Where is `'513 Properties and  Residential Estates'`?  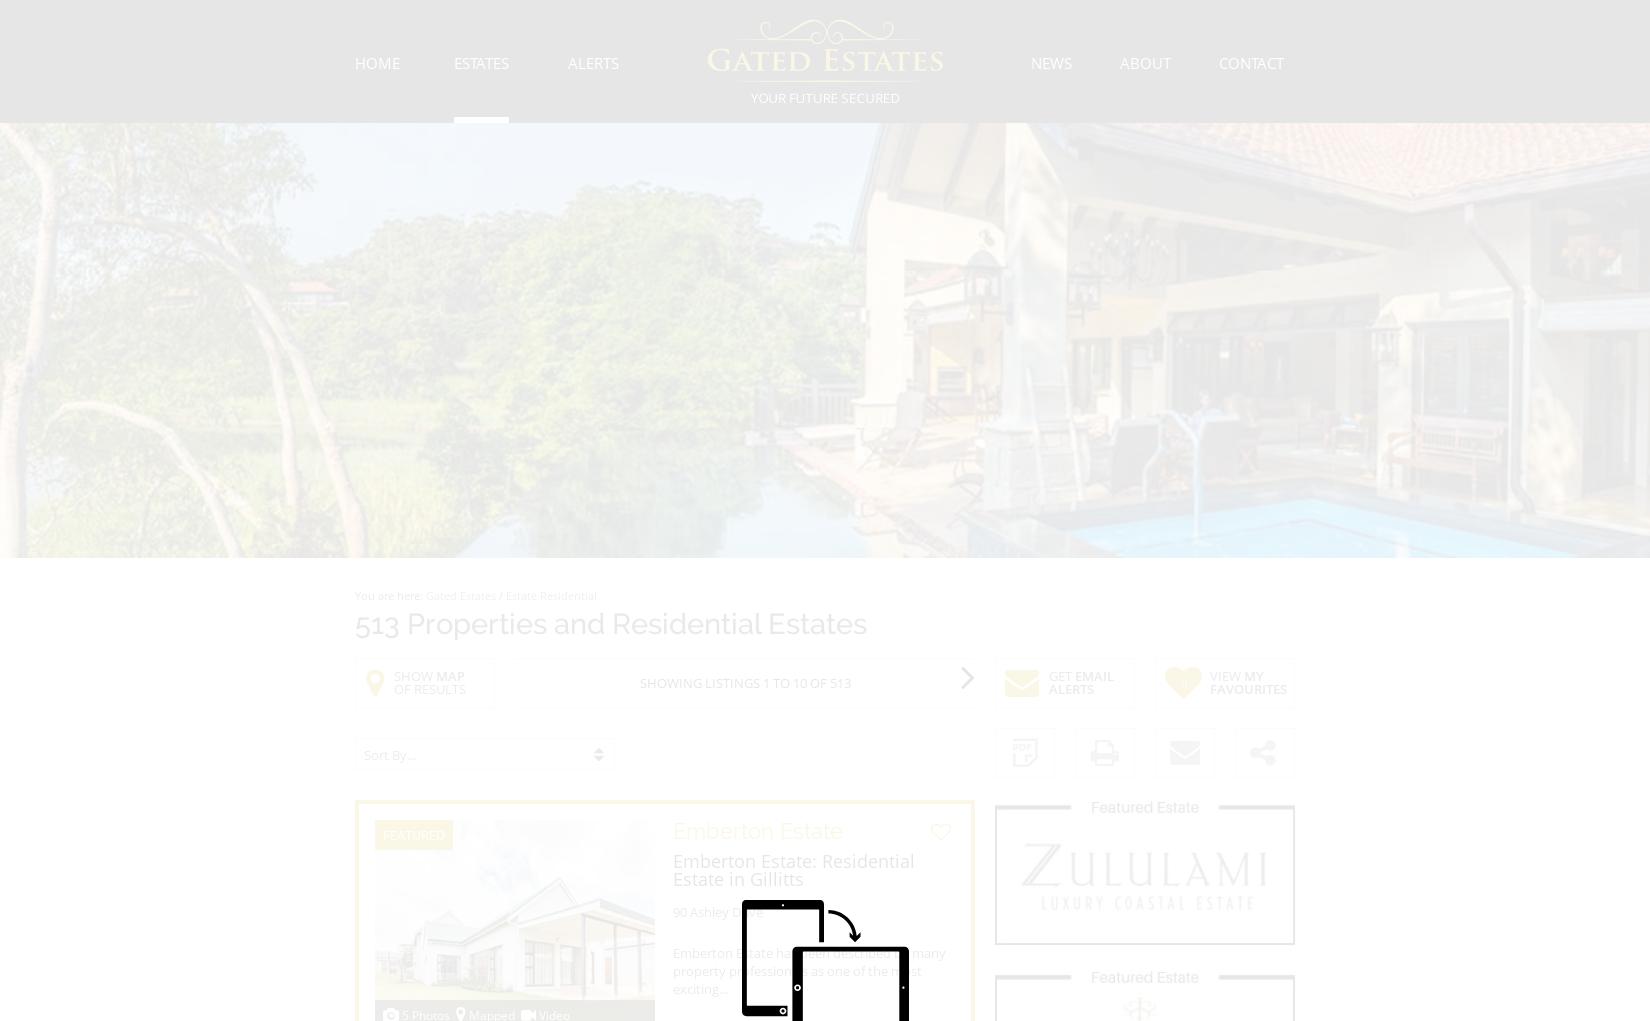
'513 Properties and  Residential Estates' is located at coordinates (609, 624).